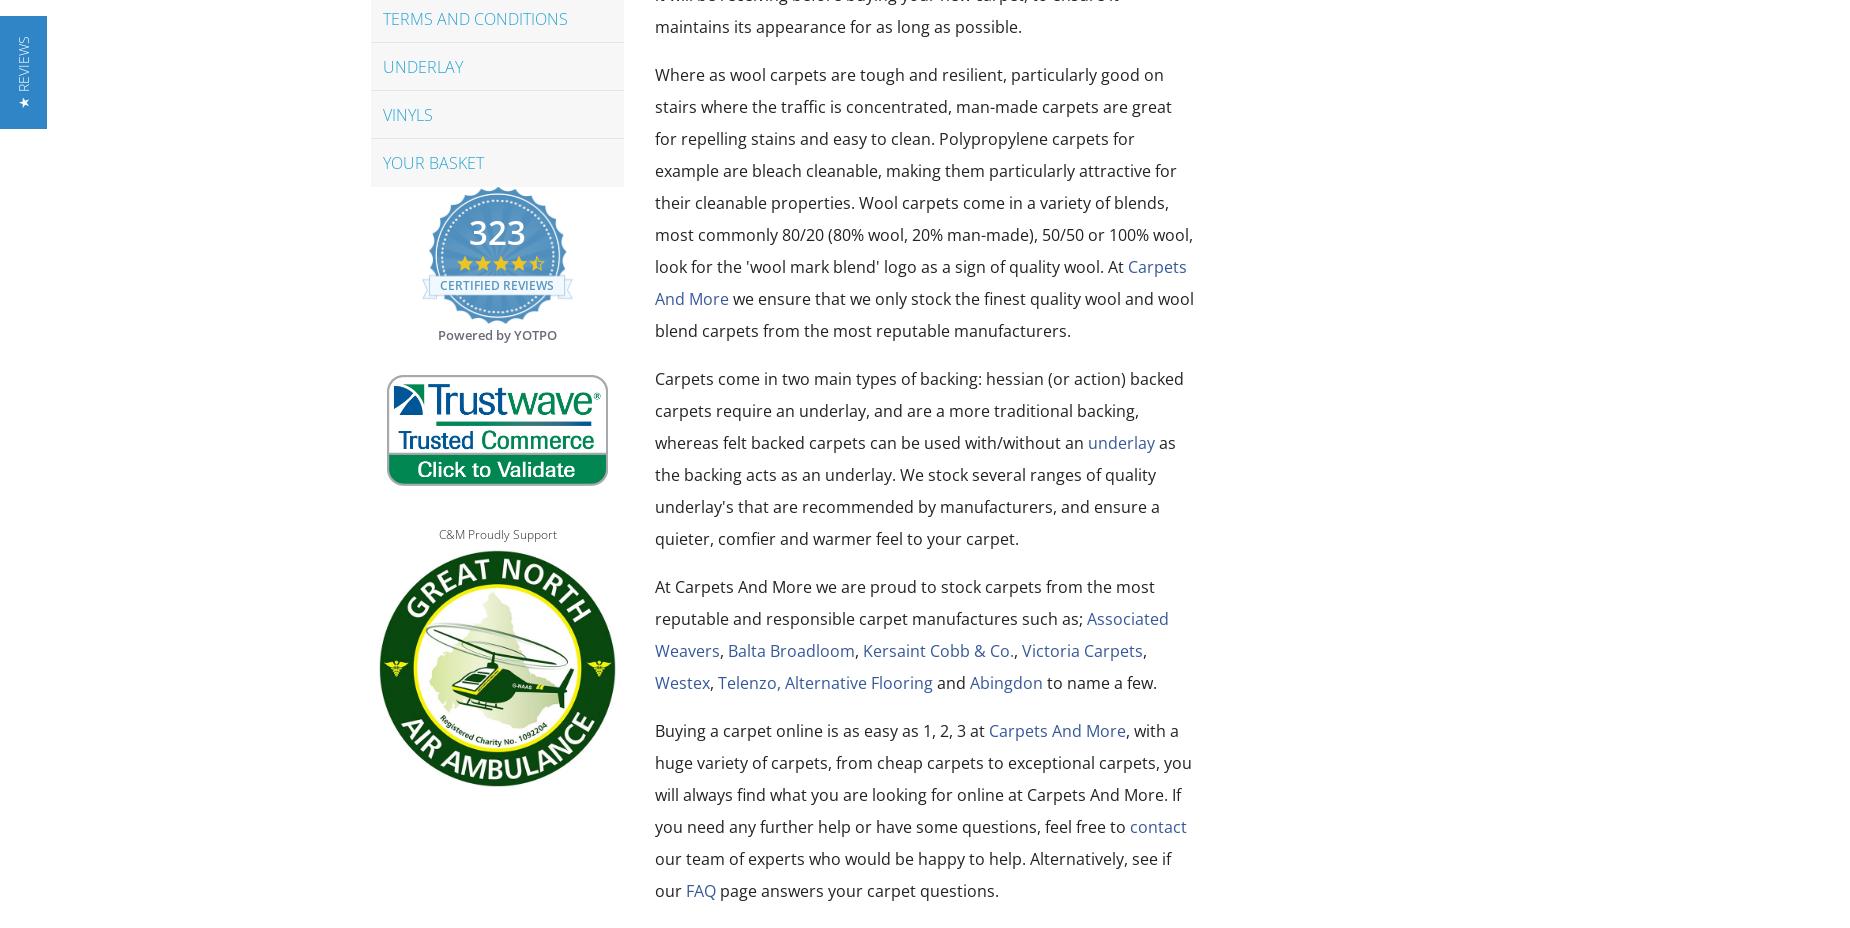 This screenshot has width=1850, height=928. Describe the element at coordinates (1099, 683) in the screenshot. I see `'to name a few.'` at that location.